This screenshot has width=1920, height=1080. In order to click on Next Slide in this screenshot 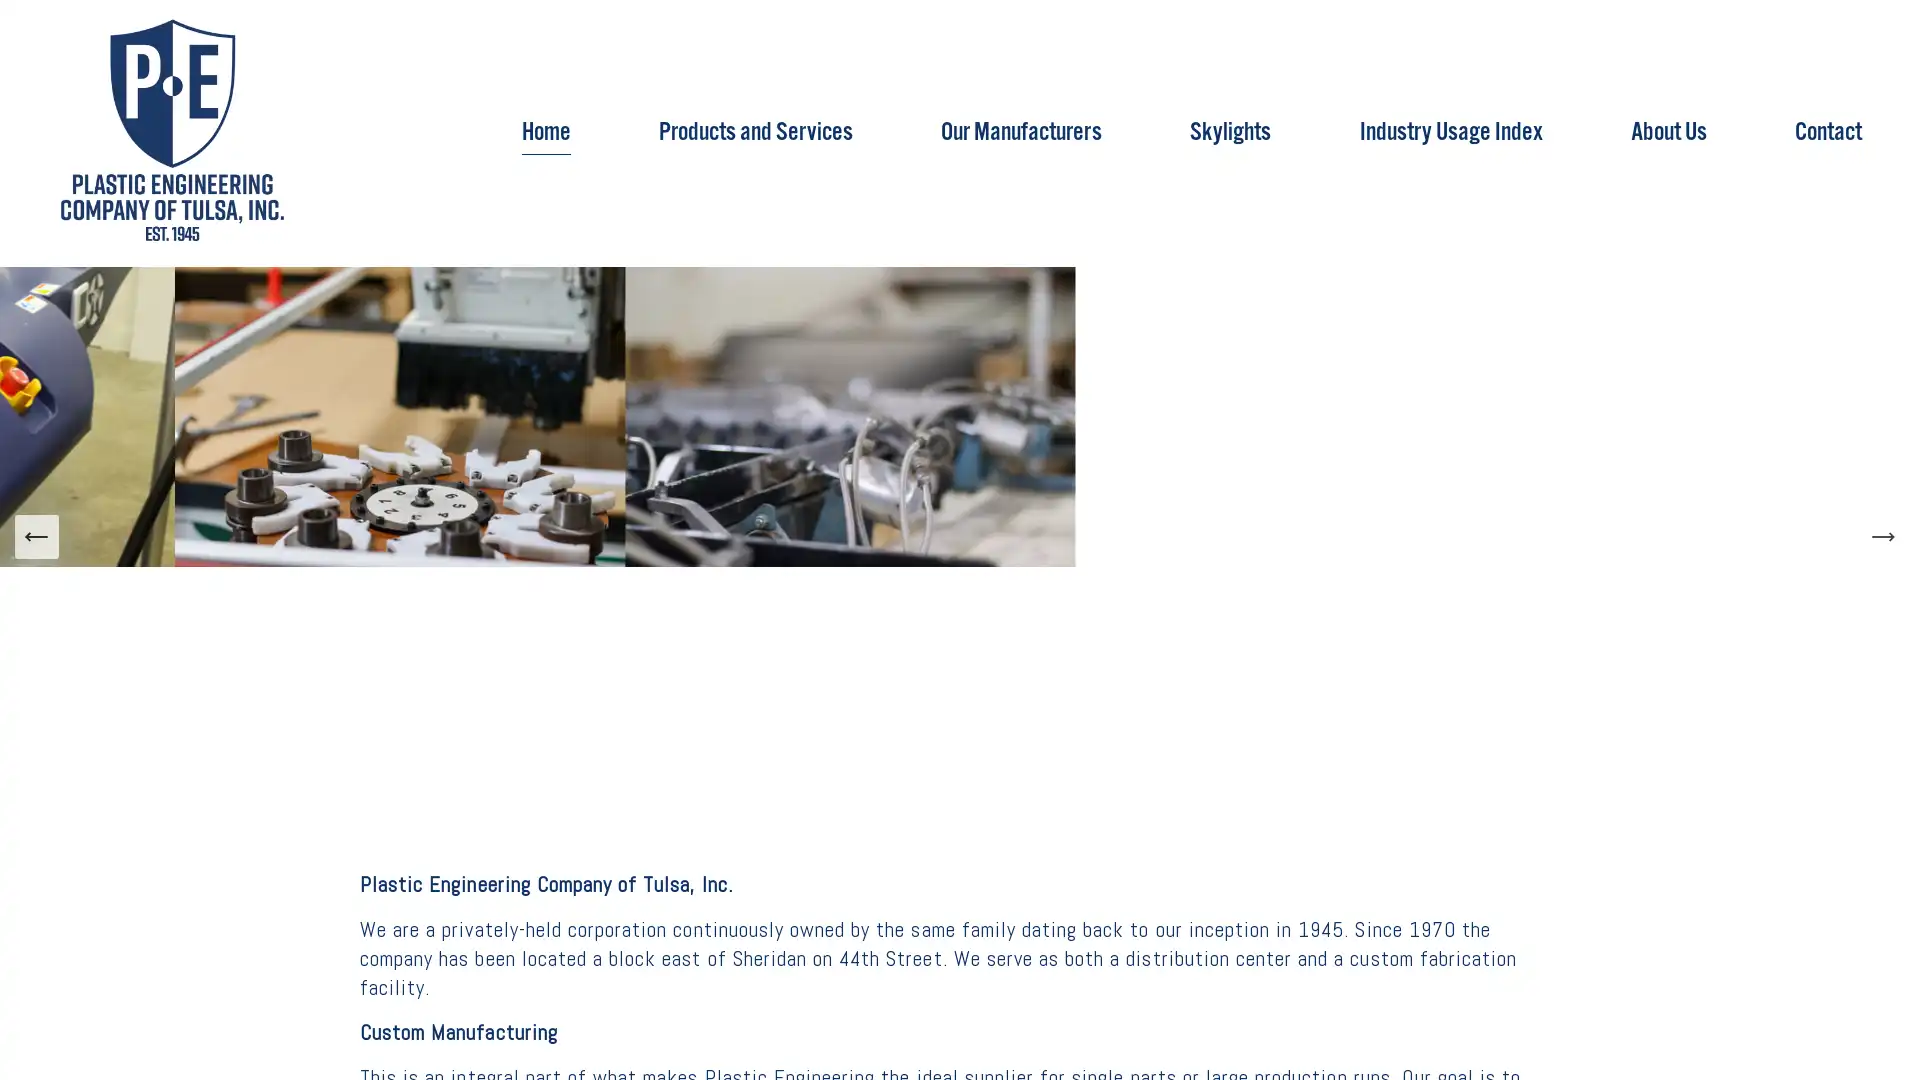, I will do `click(1881, 535)`.